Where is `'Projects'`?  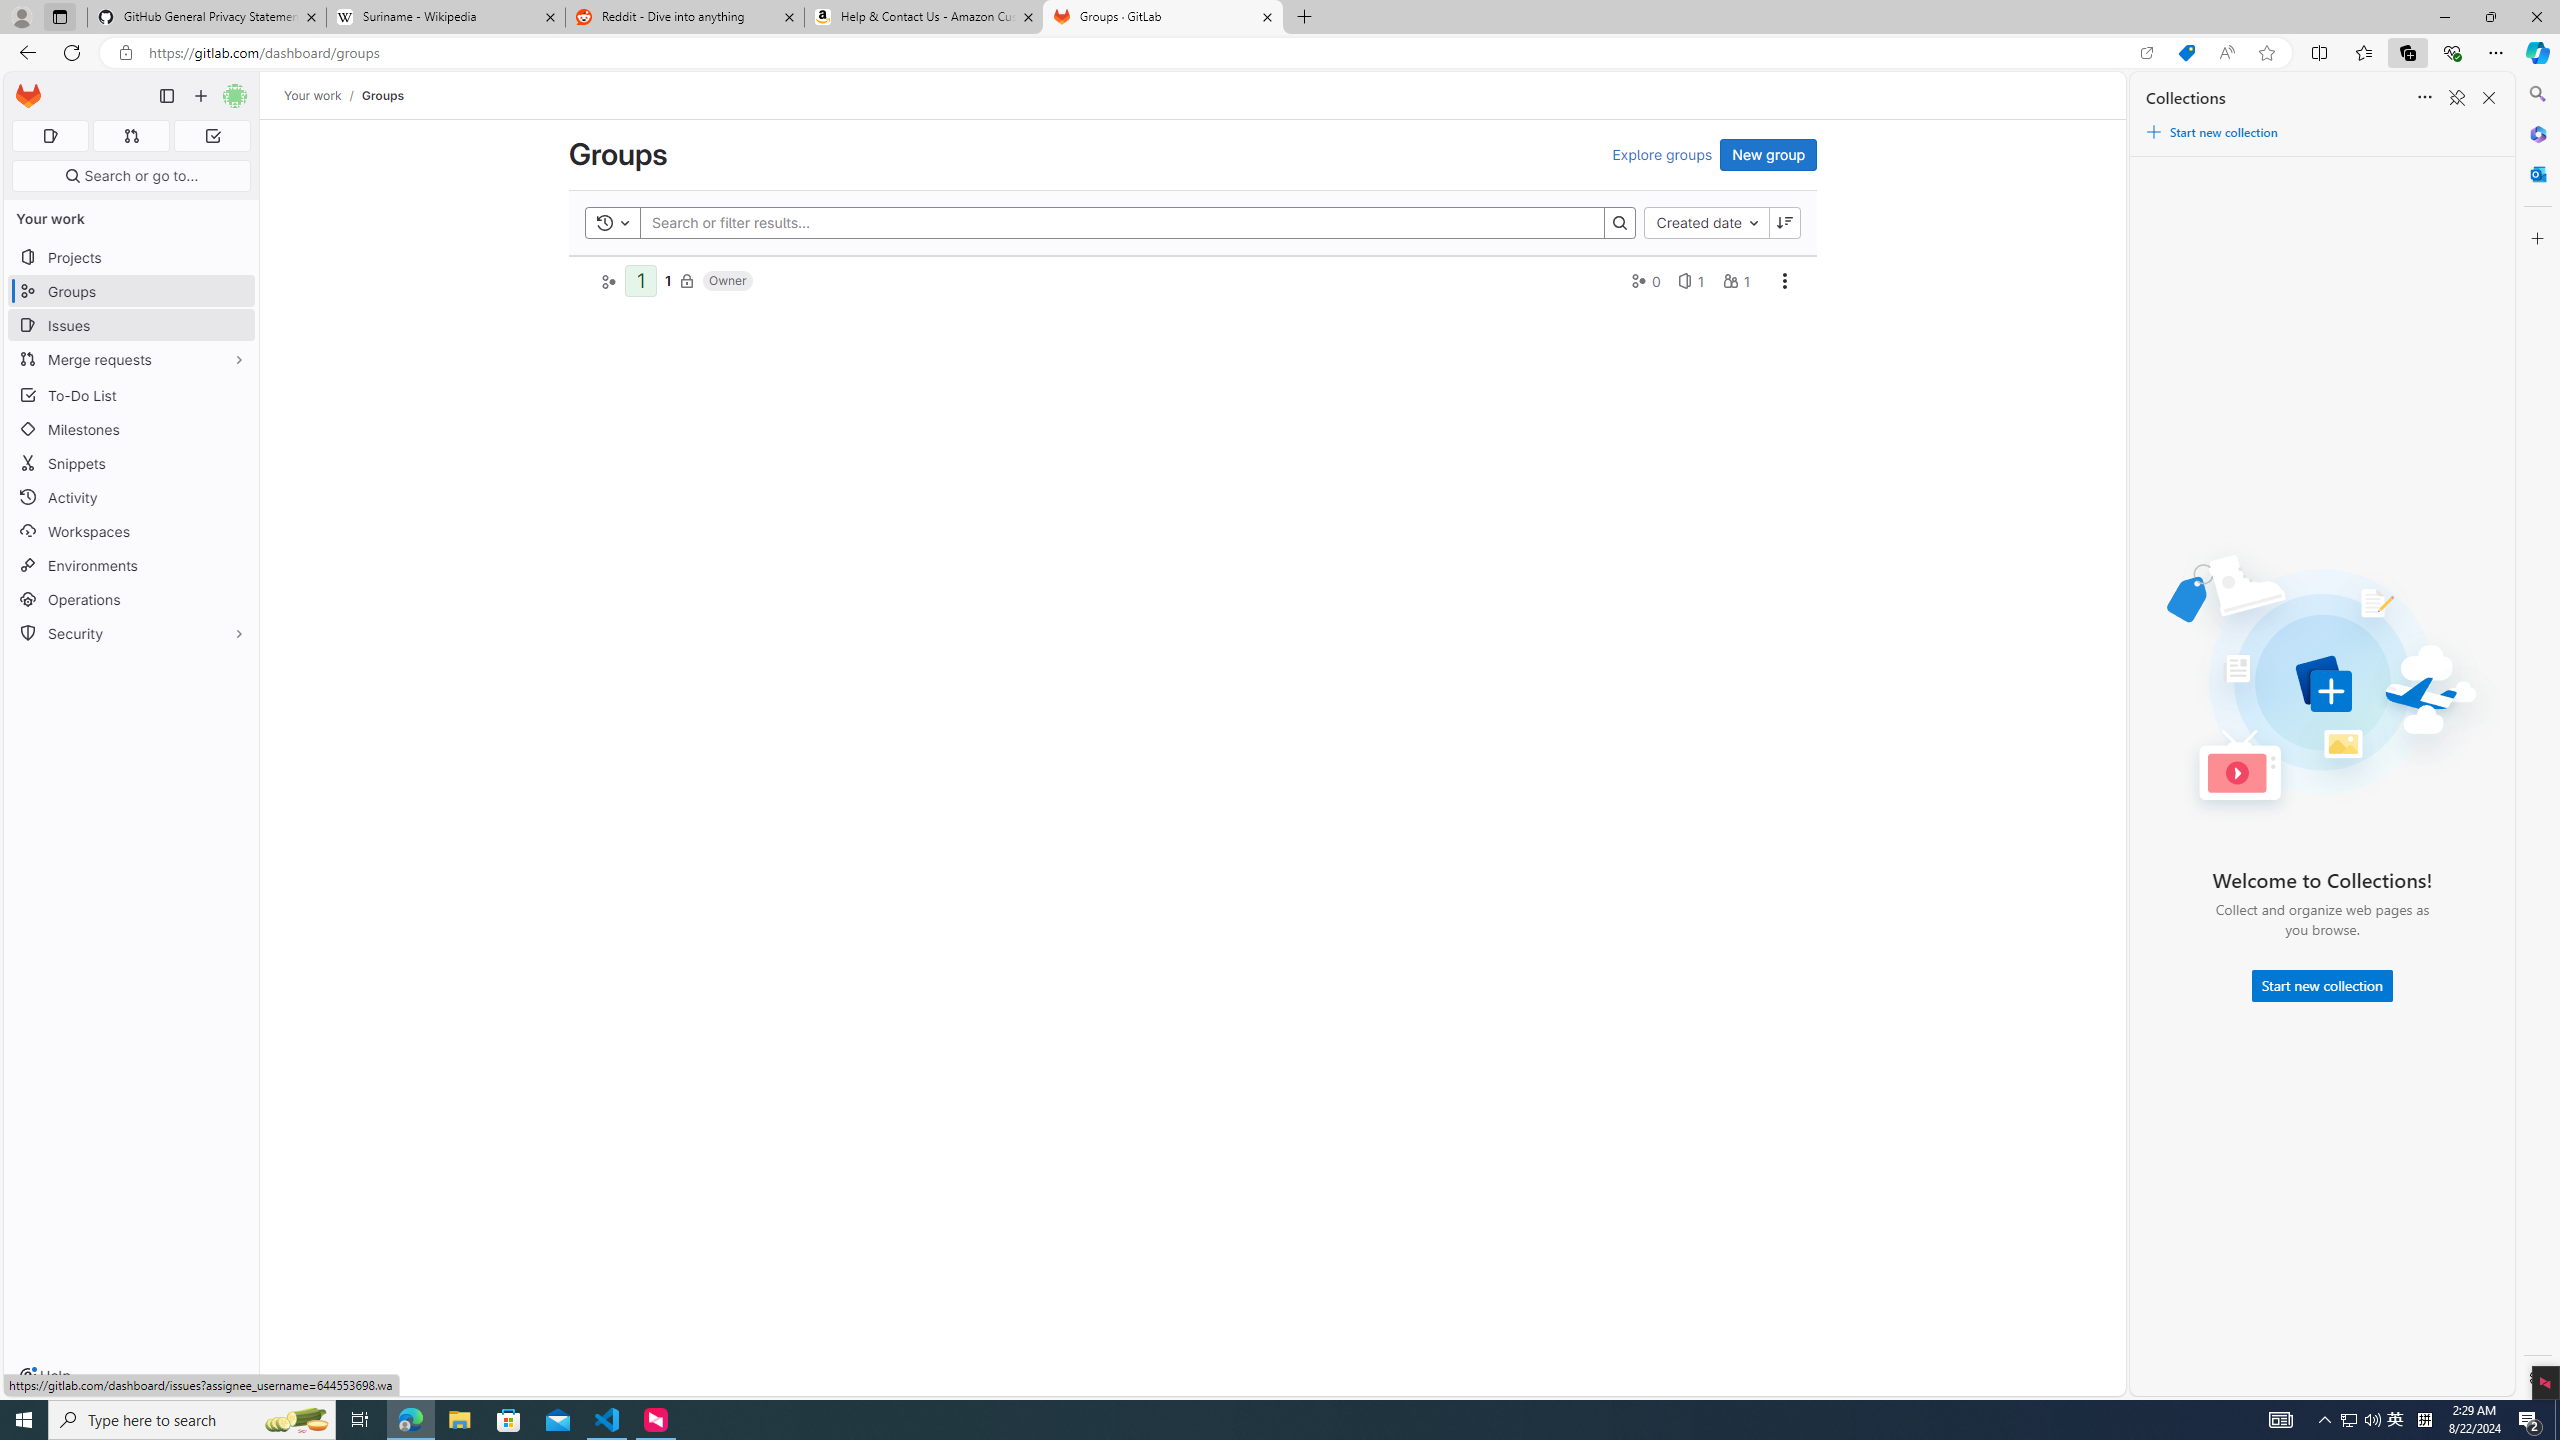
'Projects' is located at coordinates (130, 256).